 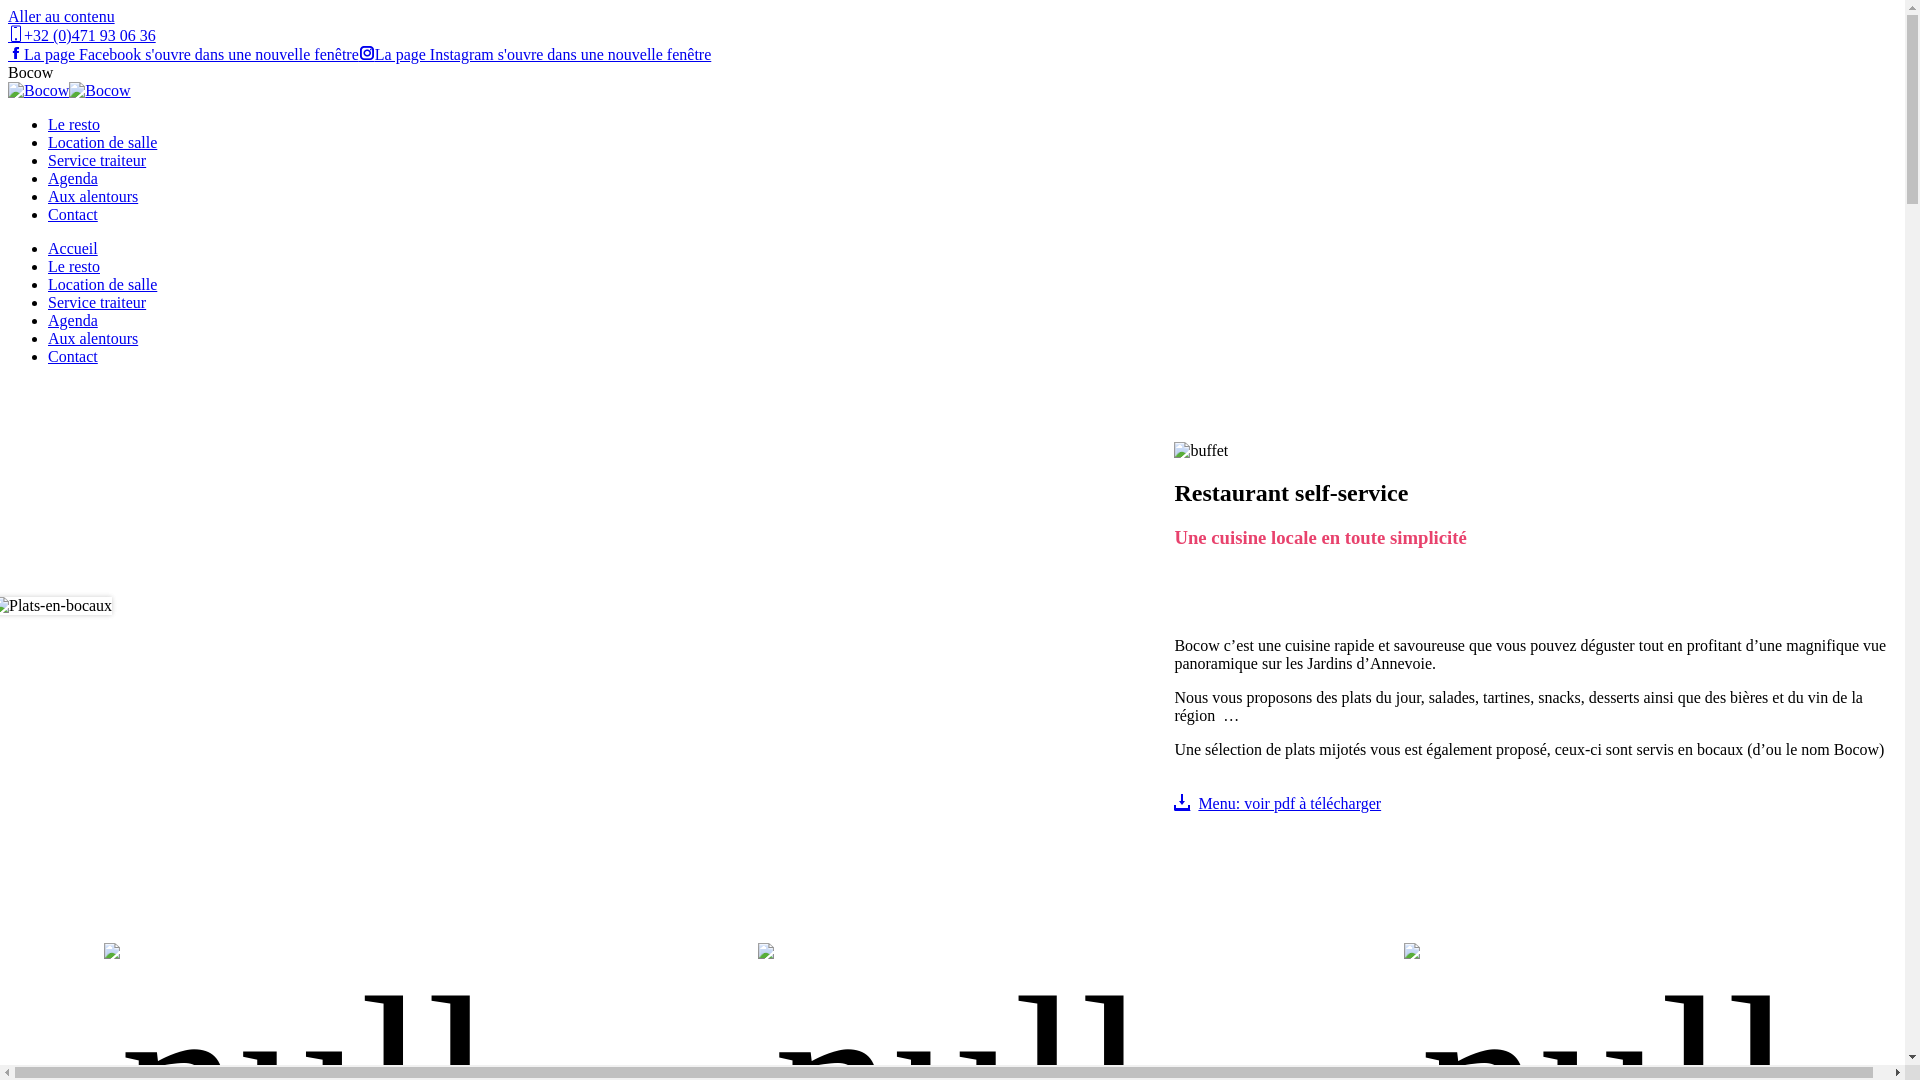 What do you see at coordinates (101, 284) in the screenshot?
I see `'Location de salle'` at bounding box center [101, 284].